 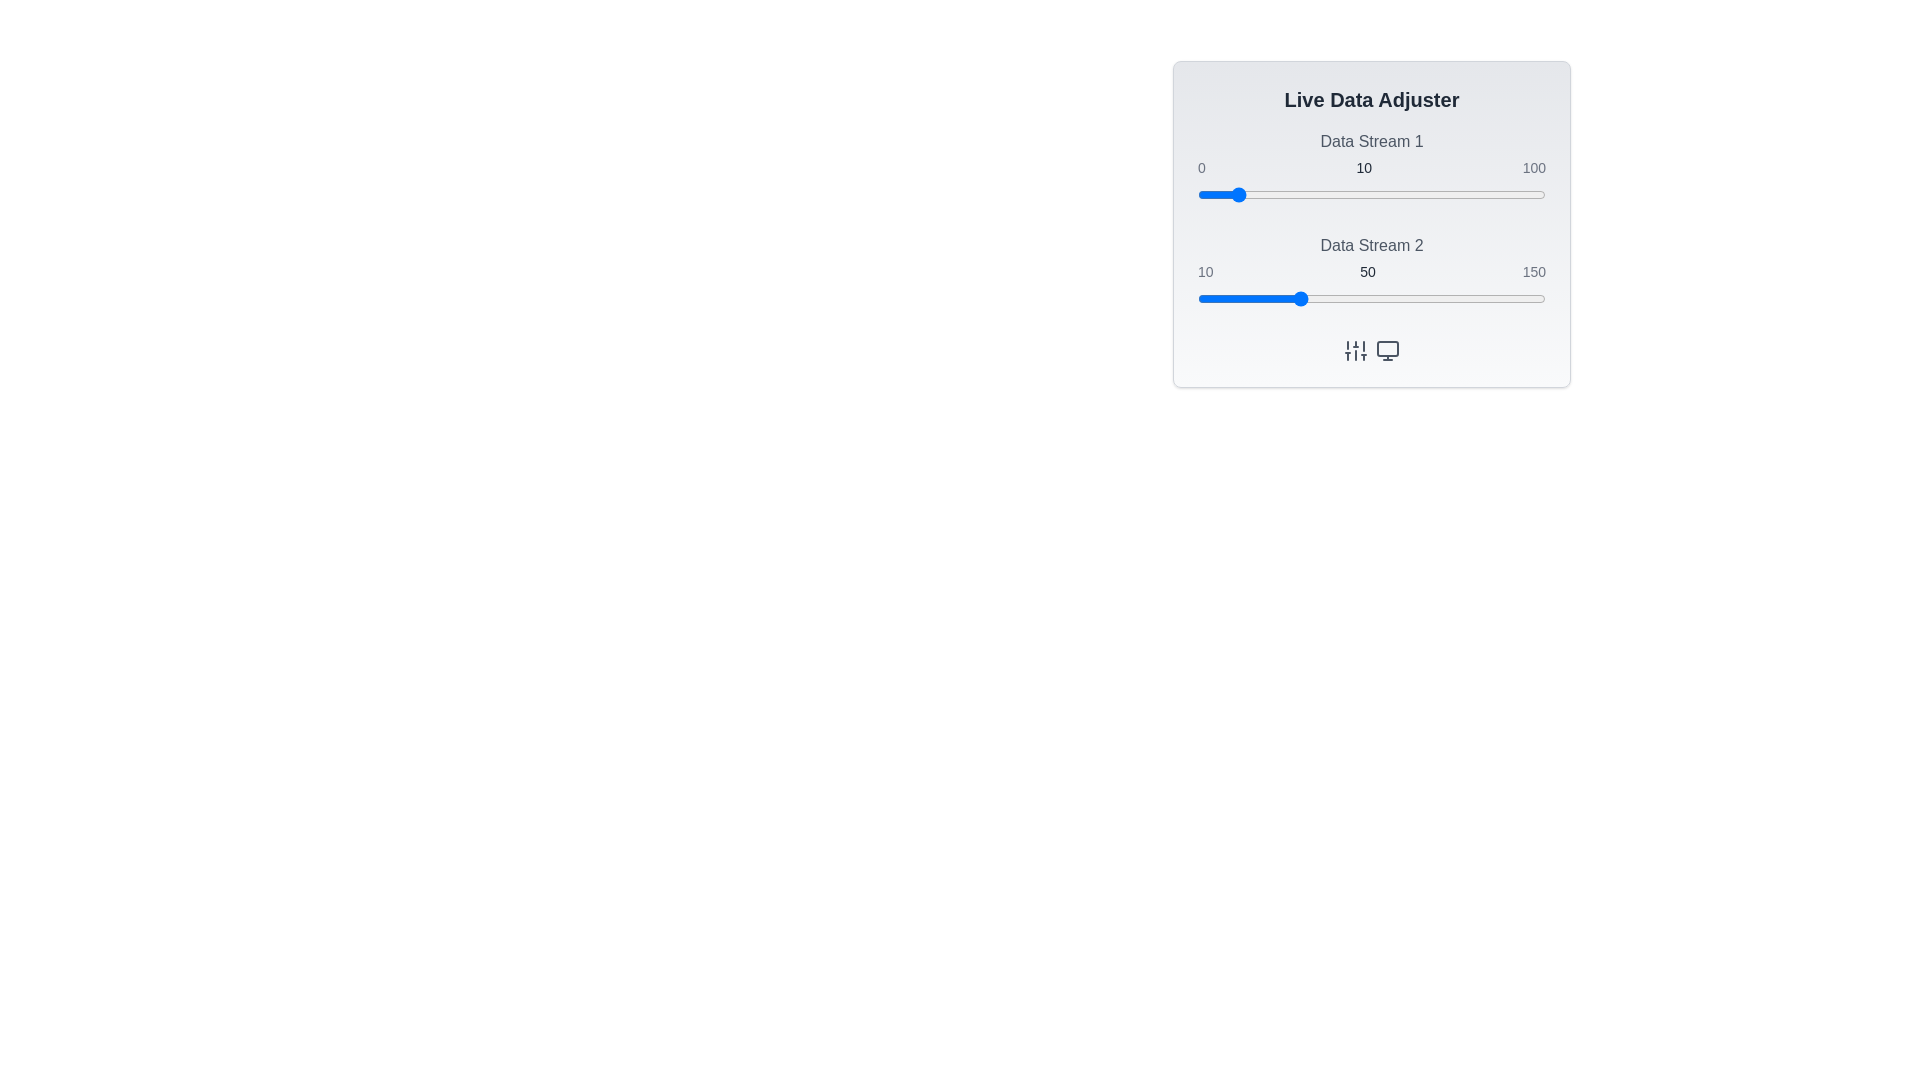 I want to click on the Text Display Group element that shows the numeric values '10', '50', and '150', located below 'Data Stream 2', so click(x=1371, y=272).